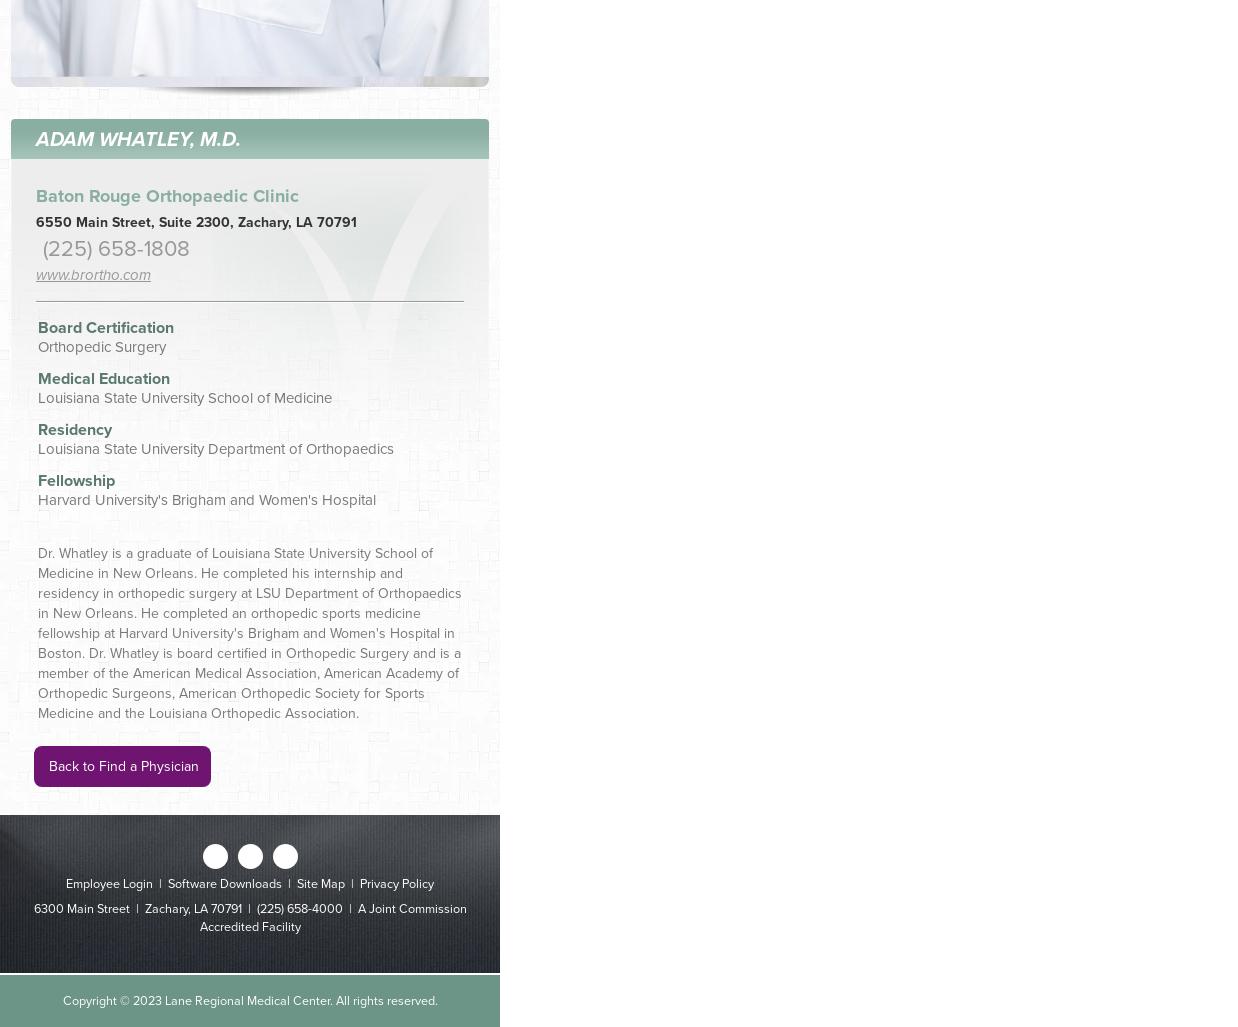 This screenshot has height=1027, width=1238. Describe the element at coordinates (109, 882) in the screenshot. I see `'Employee Login'` at that location.